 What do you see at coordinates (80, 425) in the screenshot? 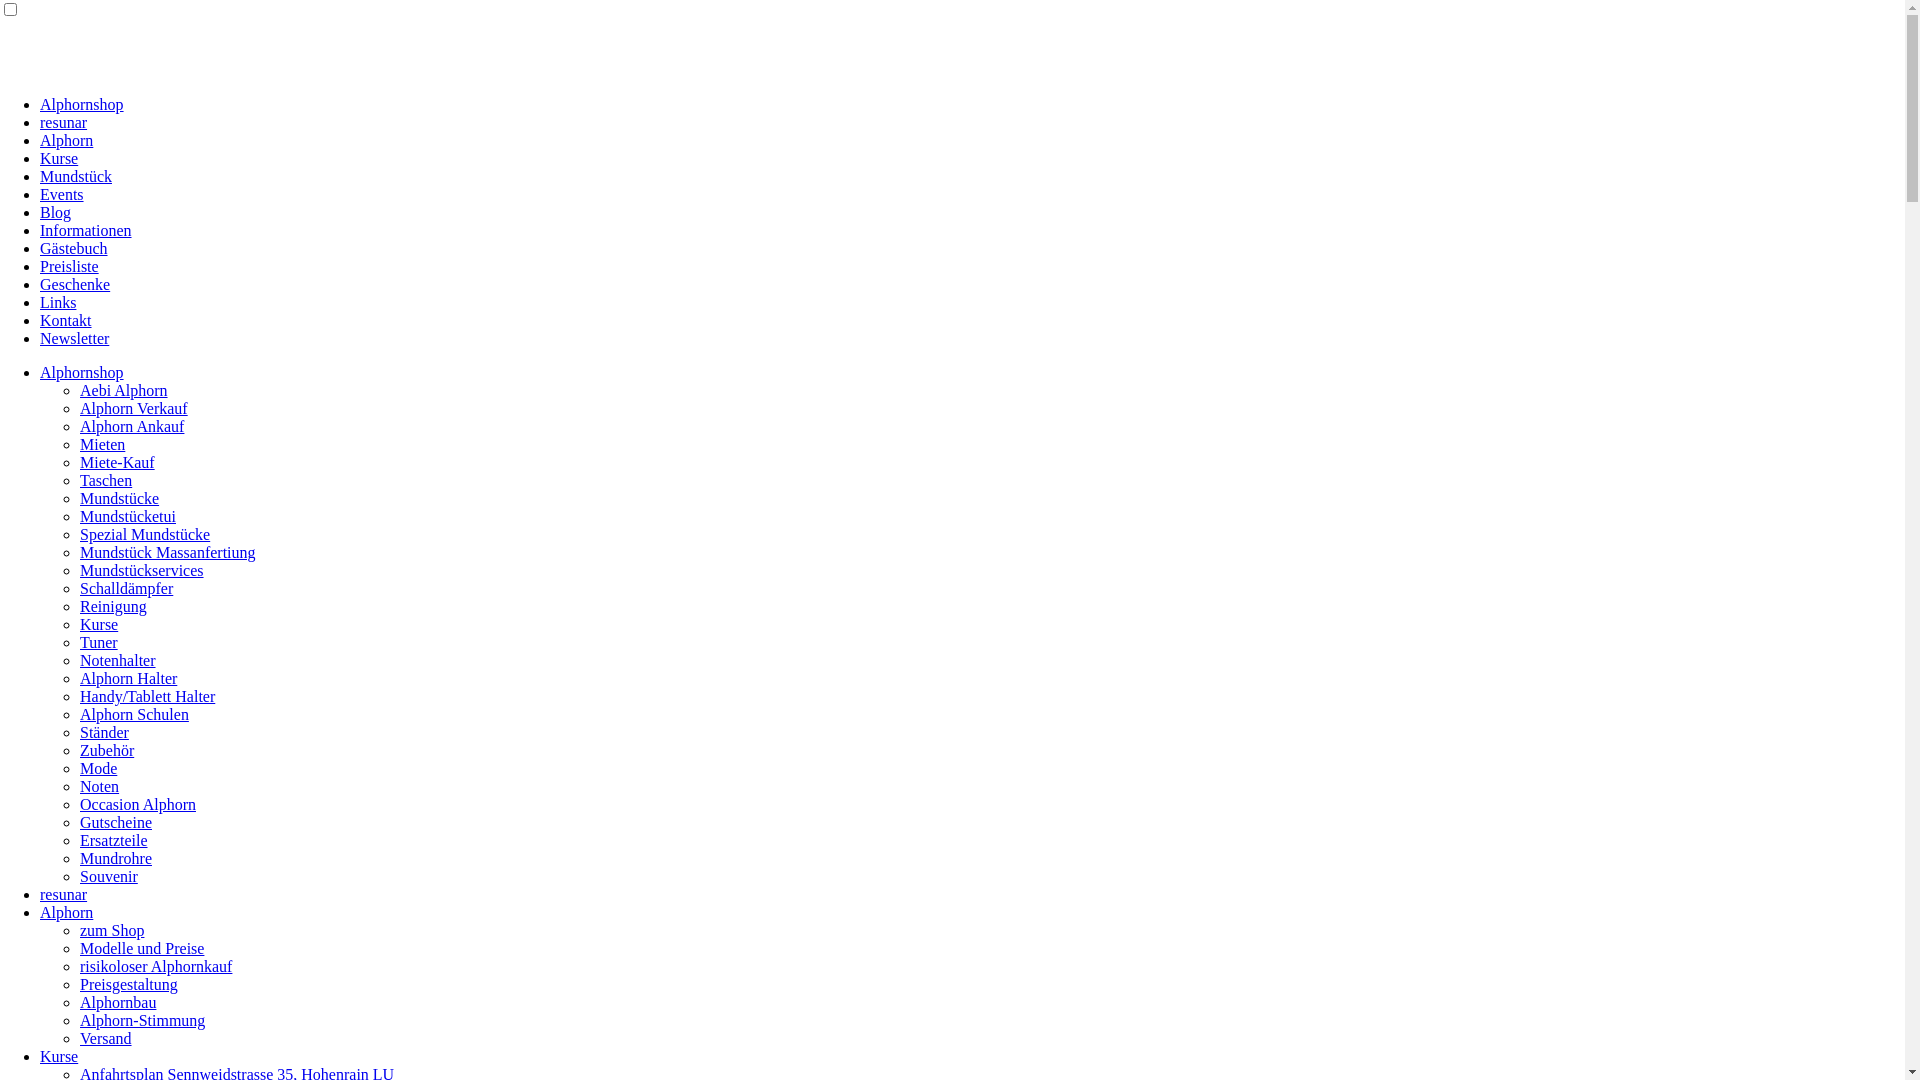
I see `'Alphorn Ankauf'` at bounding box center [80, 425].